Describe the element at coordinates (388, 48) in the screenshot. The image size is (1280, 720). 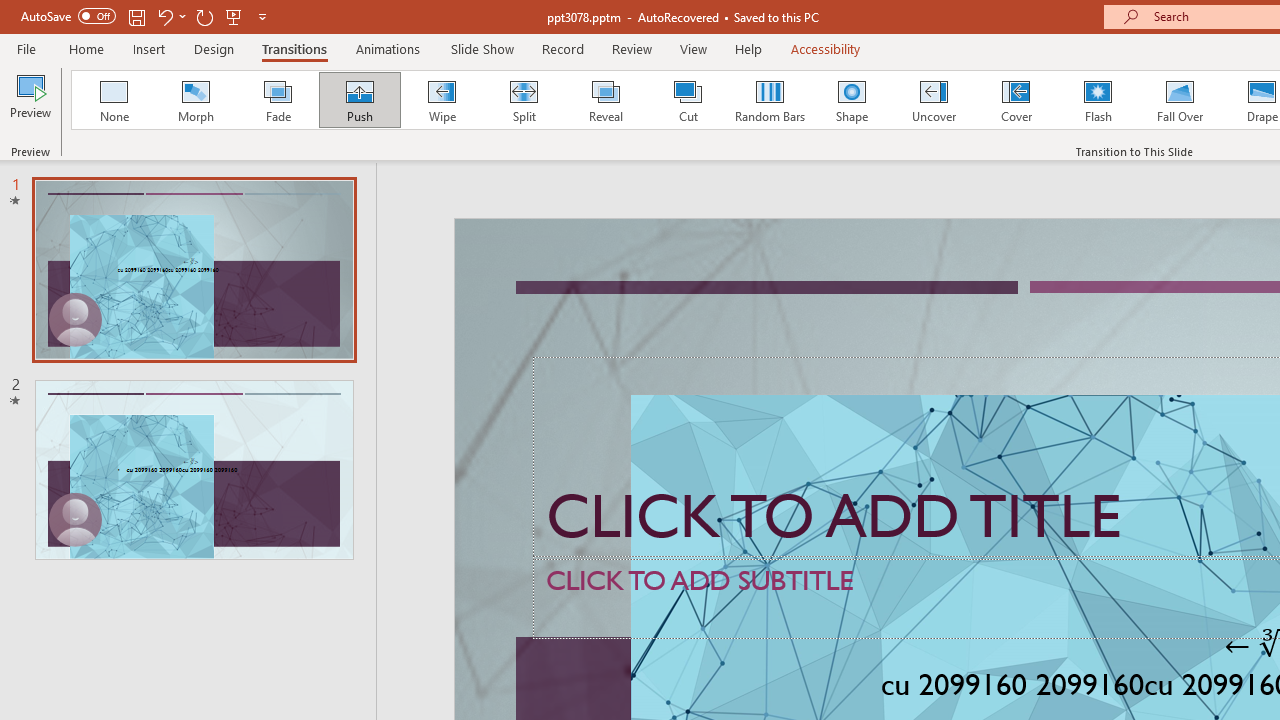
I see `'Animations'` at that location.